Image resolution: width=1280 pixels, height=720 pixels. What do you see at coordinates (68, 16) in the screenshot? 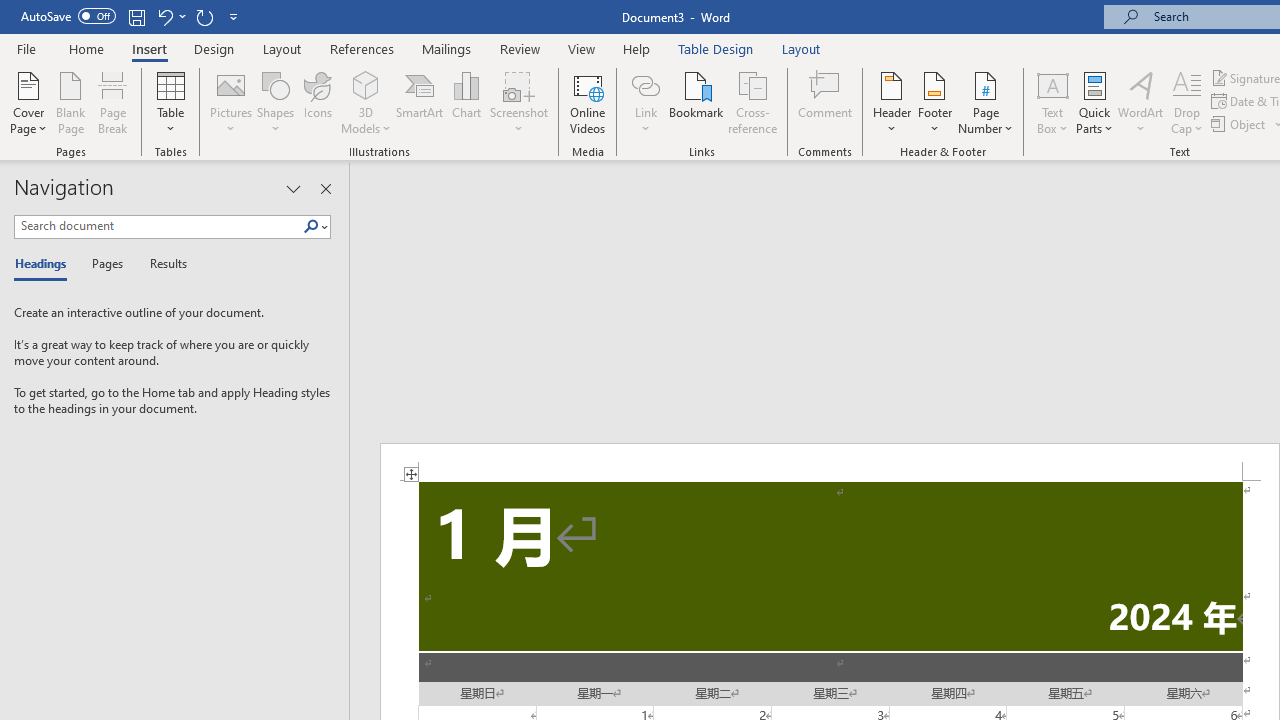
I see `'AutoSave'` at bounding box center [68, 16].